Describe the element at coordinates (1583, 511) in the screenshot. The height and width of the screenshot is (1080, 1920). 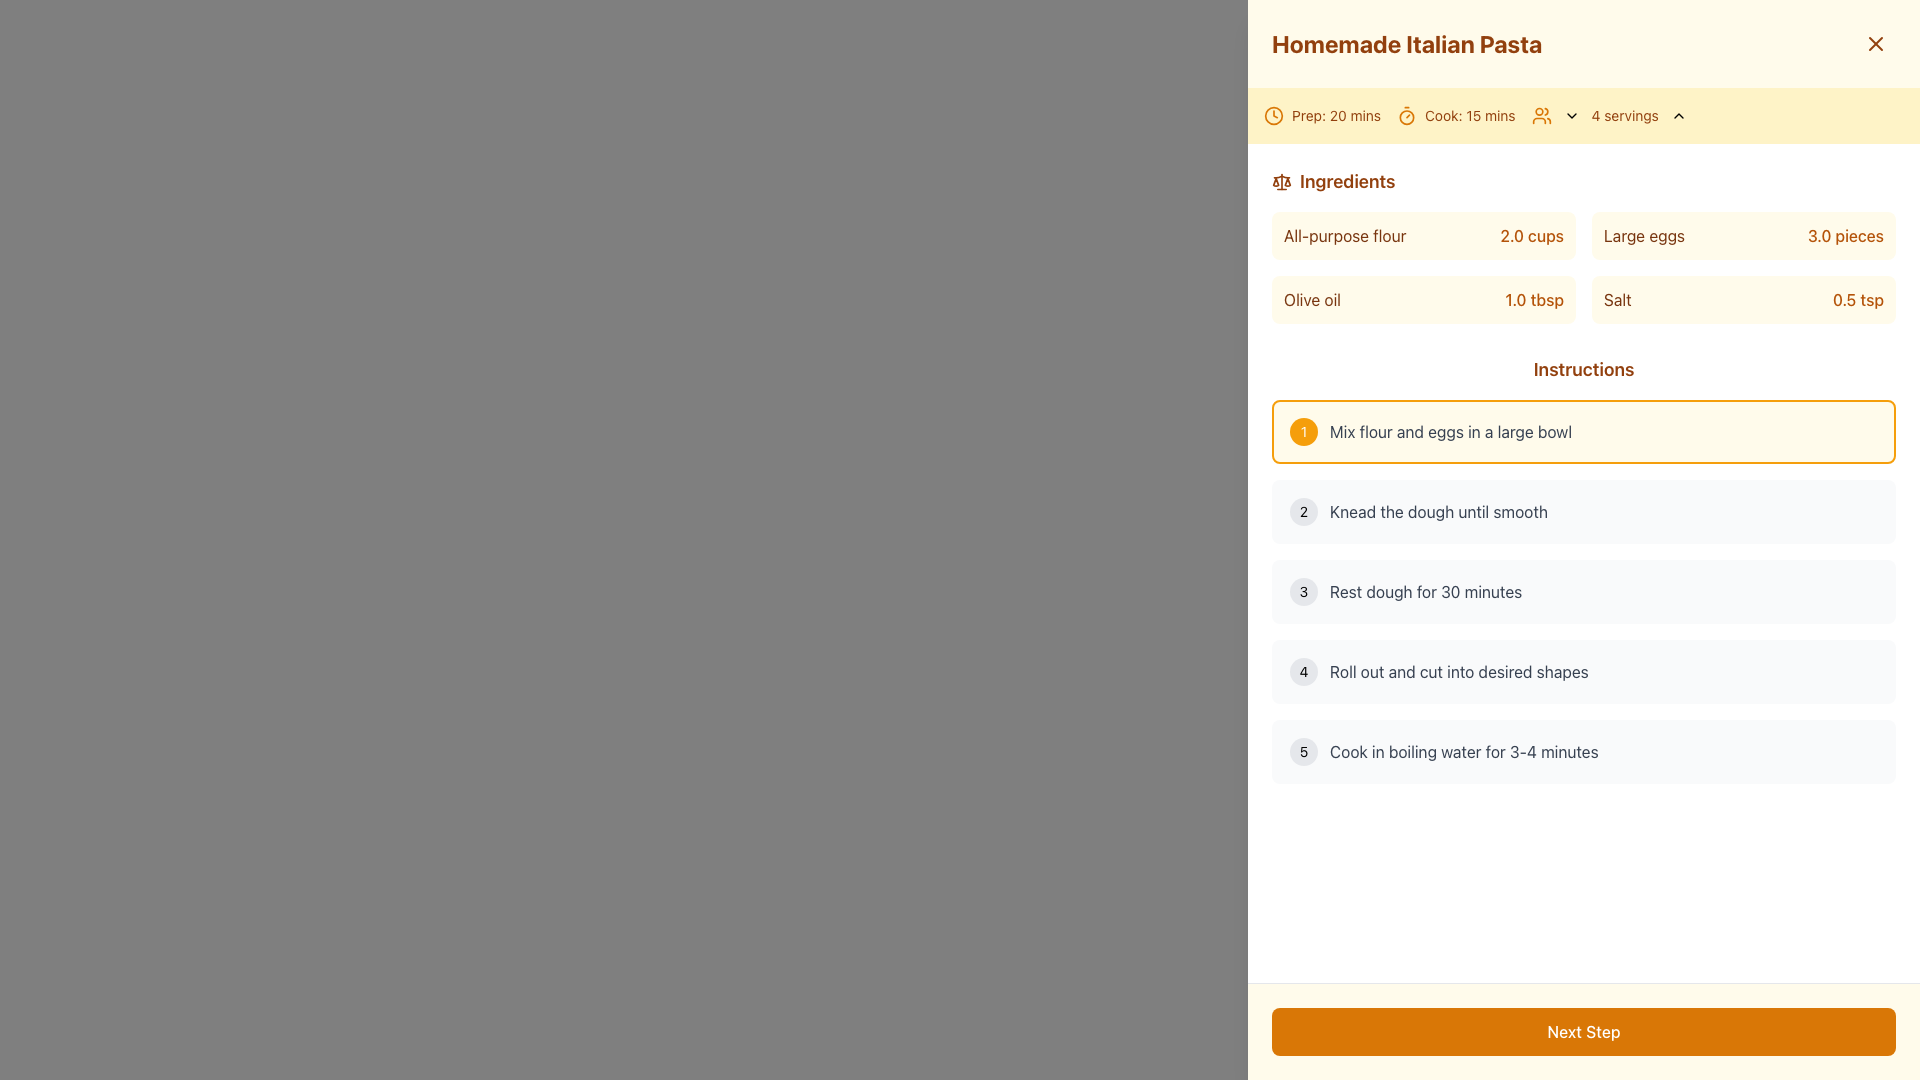
I see `the second numbered bullet in the 'Instructions' section that provides a specific step in preparing a recipe` at that location.